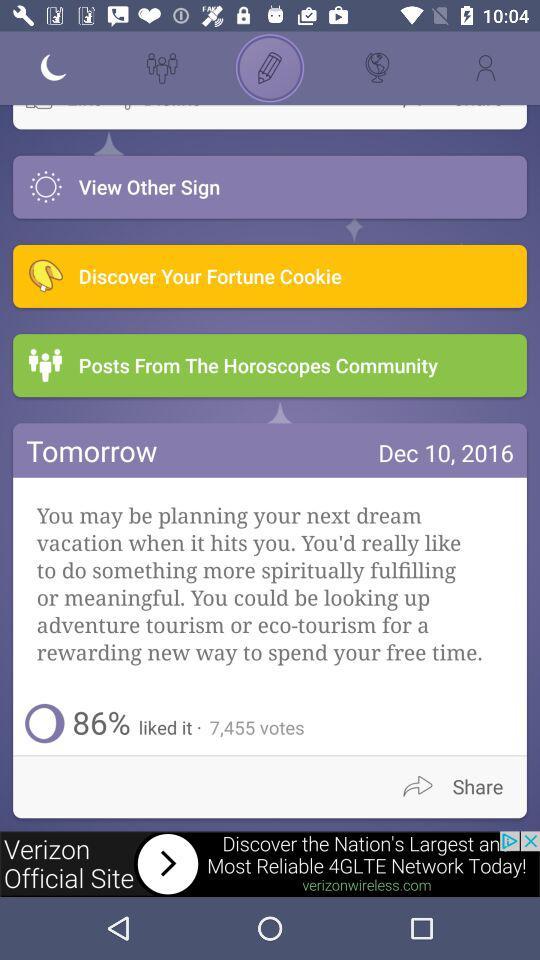 The height and width of the screenshot is (960, 540). I want to click on write, so click(270, 68).